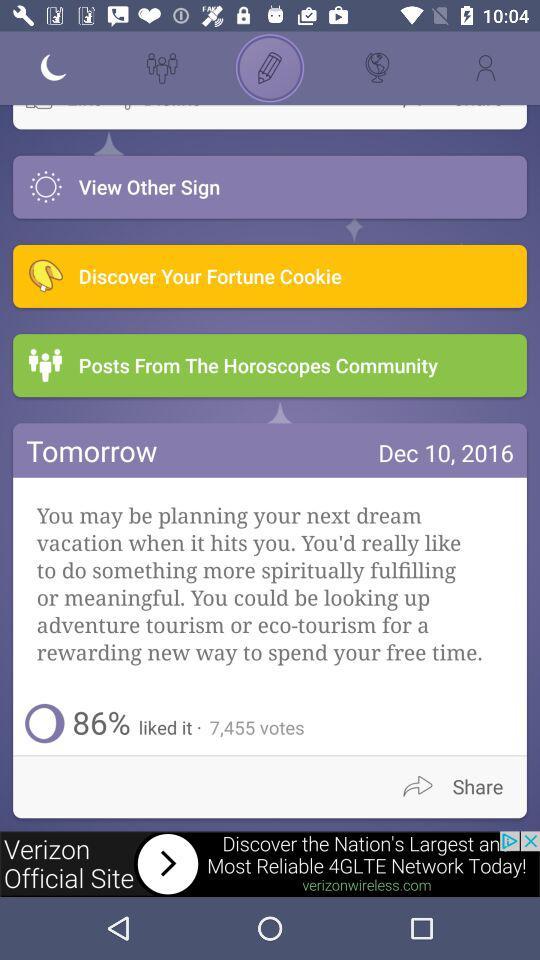 The height and width of the screenshot is (960, 540). I want to click on write, so click(270, 68).